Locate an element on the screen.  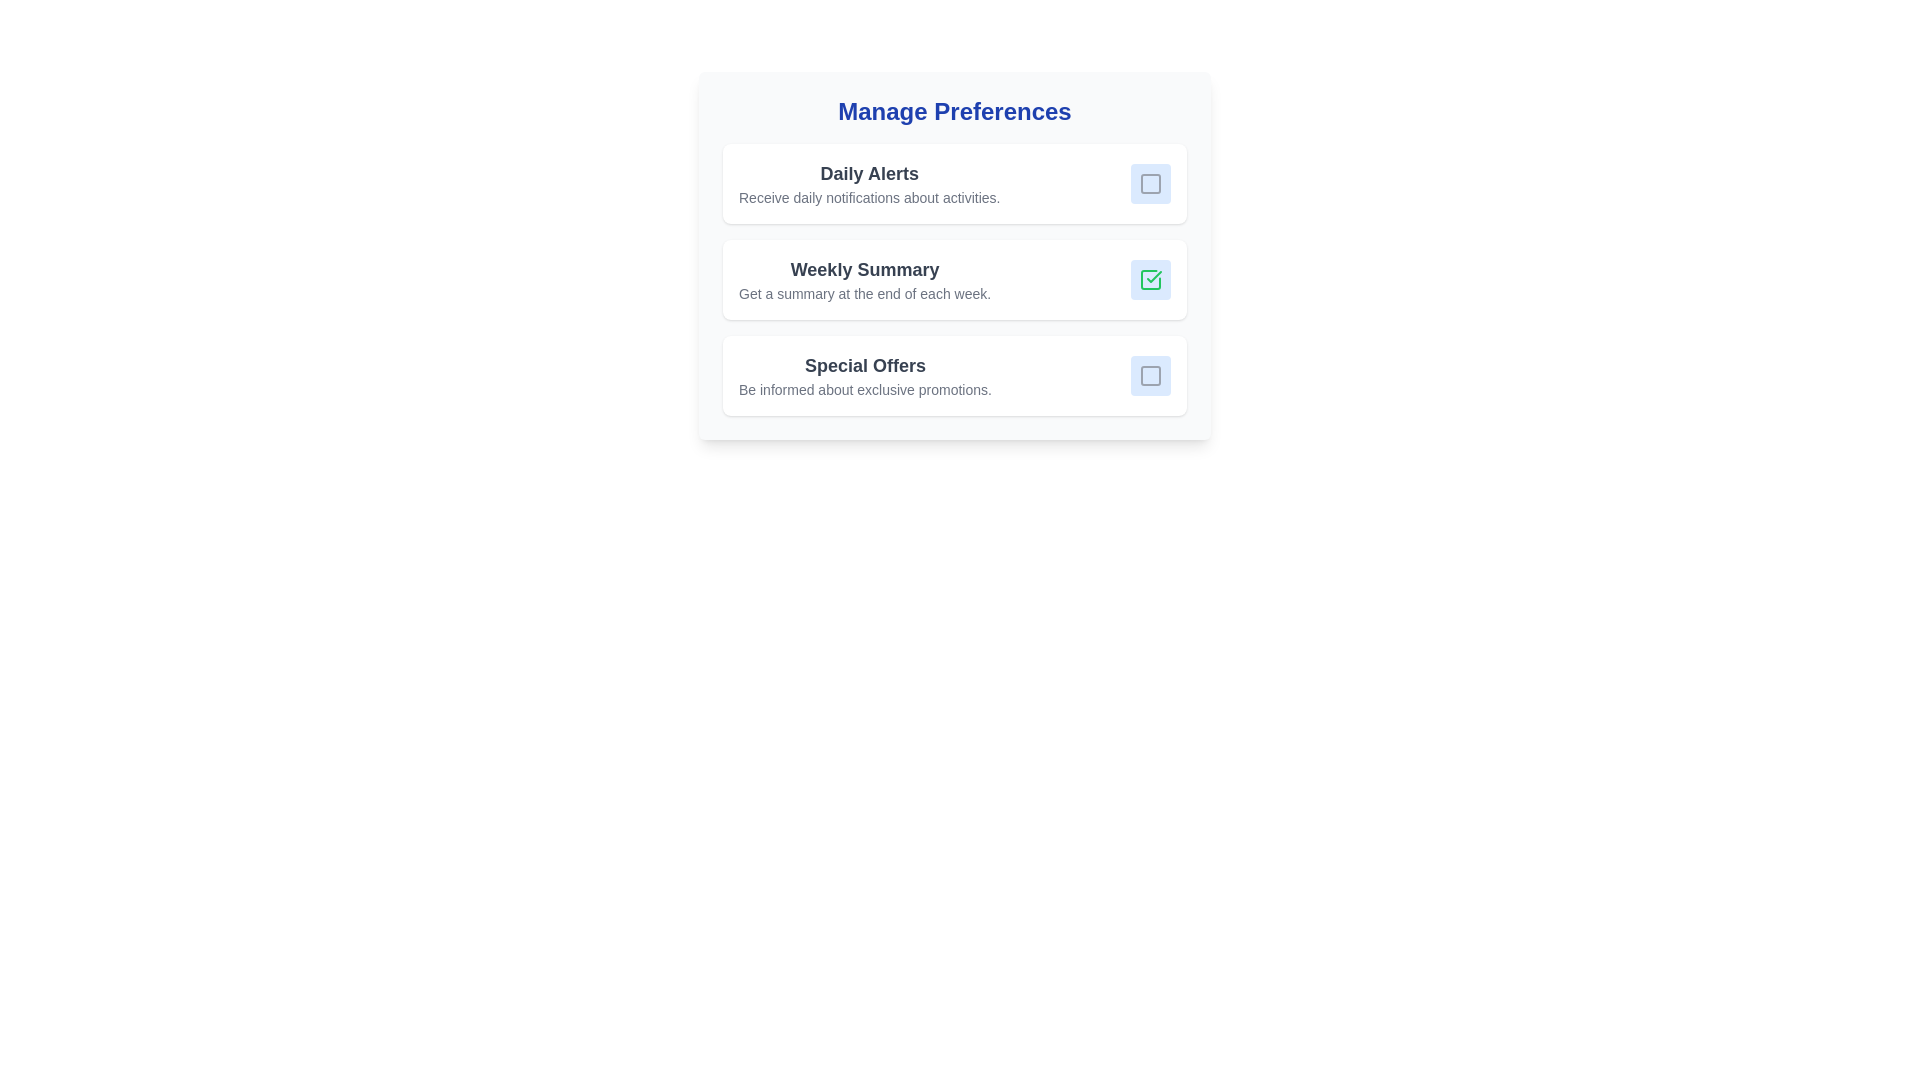
the checkbox in the third item of the 'Manage Preferences' section is located at coordinates (954, 375).